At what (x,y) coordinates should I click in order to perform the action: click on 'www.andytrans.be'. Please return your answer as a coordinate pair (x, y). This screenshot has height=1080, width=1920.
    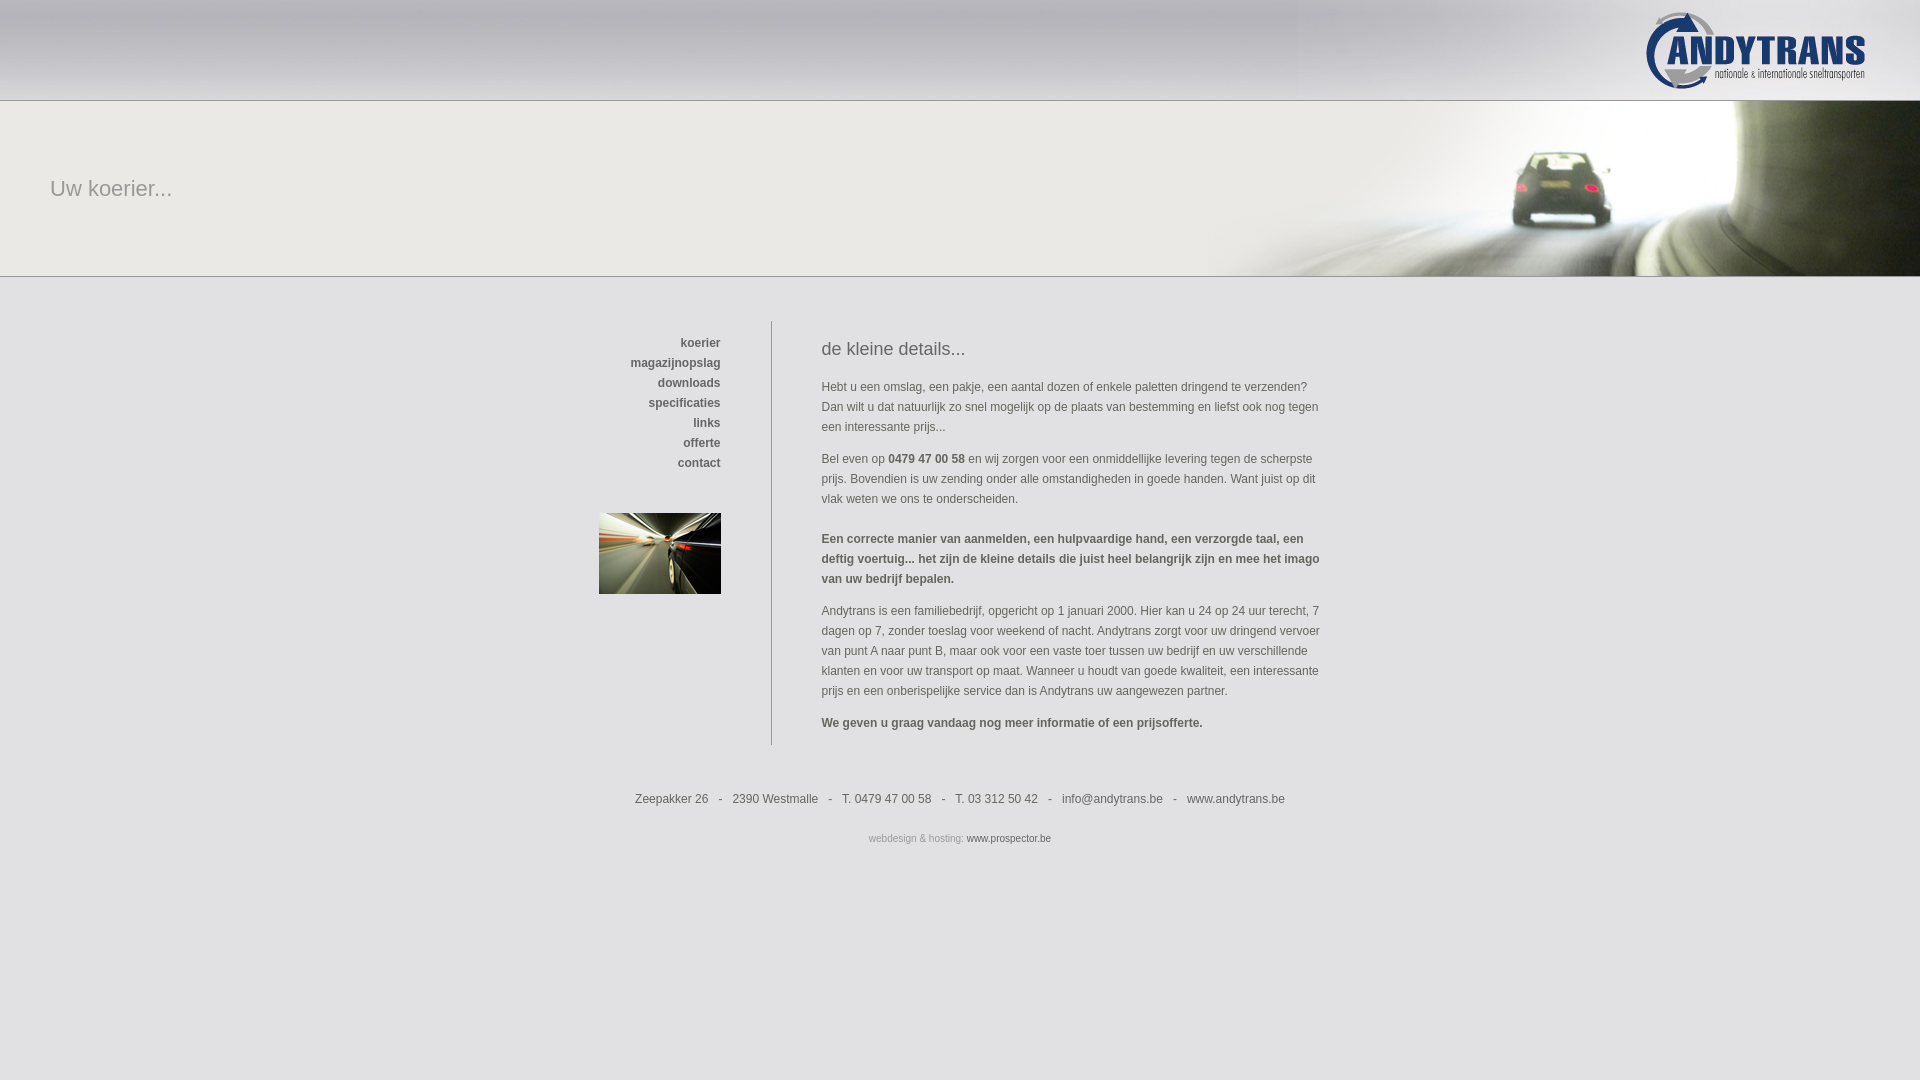
    Looking at the image, I should click on (1235, 797).